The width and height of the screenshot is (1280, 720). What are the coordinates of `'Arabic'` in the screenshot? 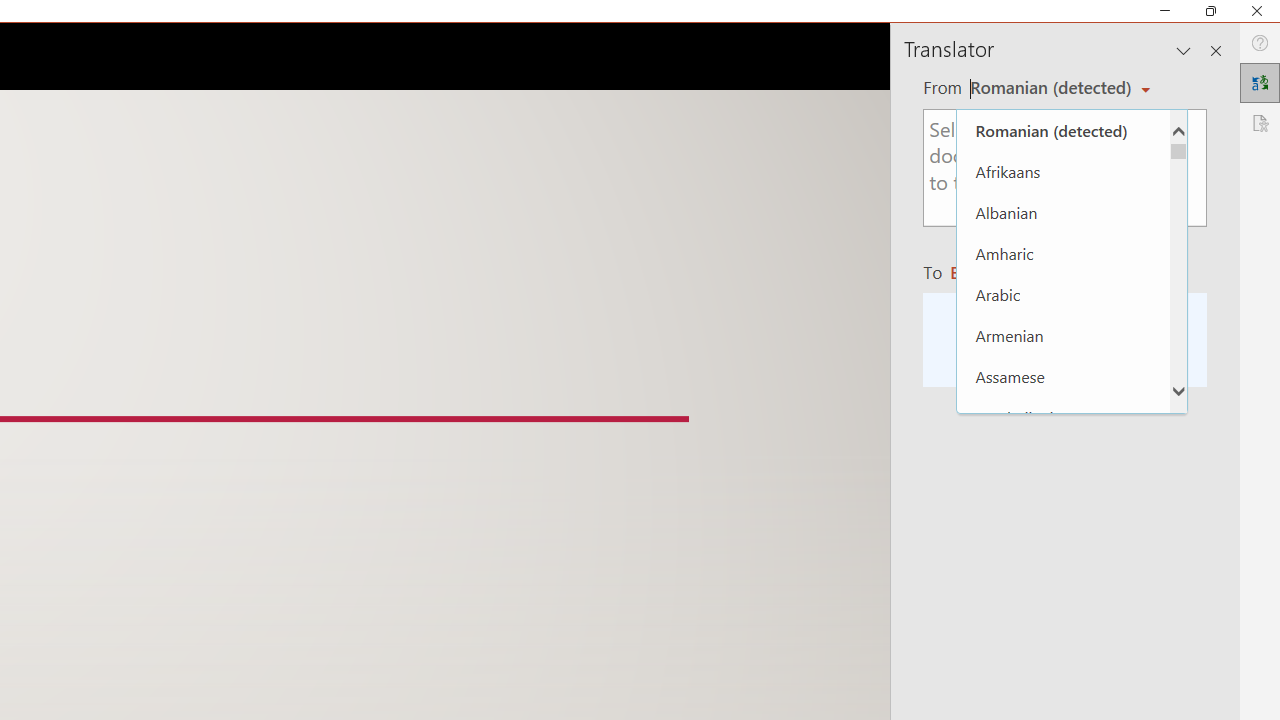 It's located at (1062, 294).